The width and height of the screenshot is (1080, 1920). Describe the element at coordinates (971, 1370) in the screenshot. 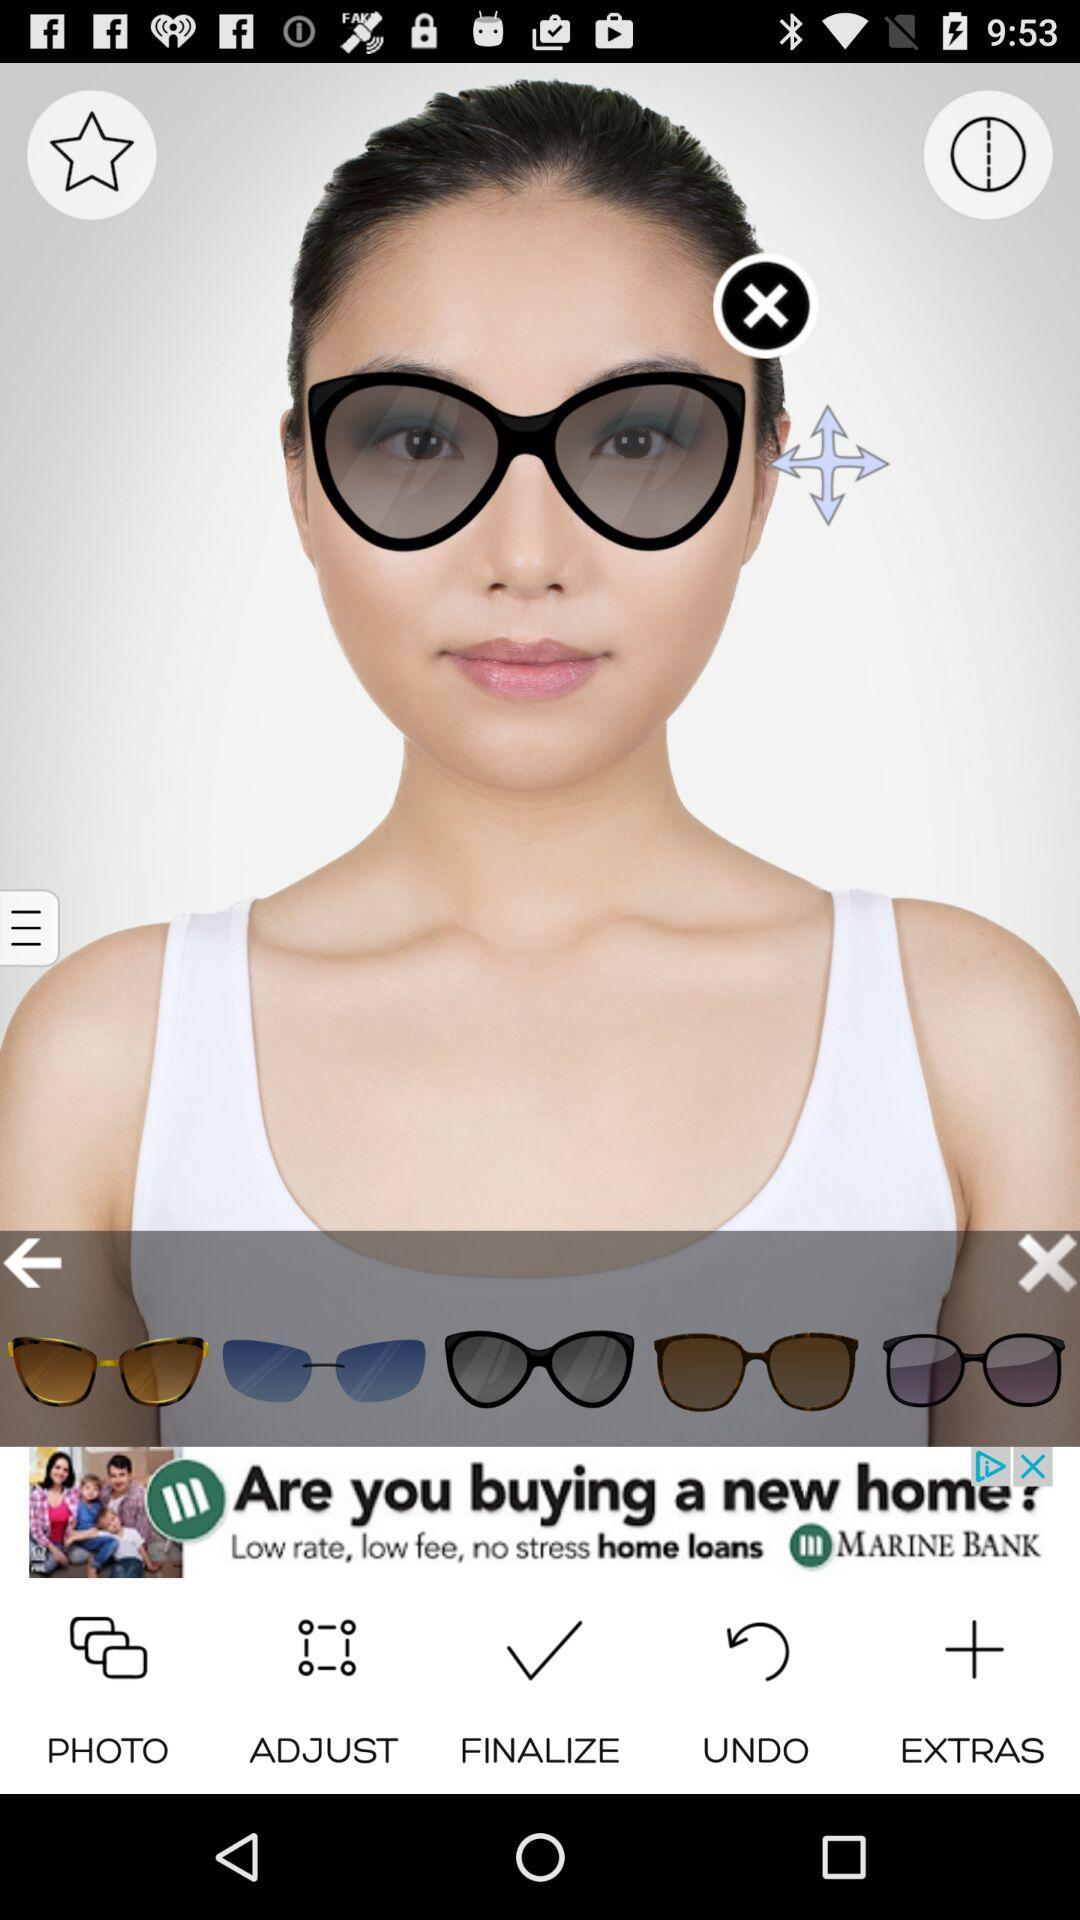

I see `glass edit` at that location.